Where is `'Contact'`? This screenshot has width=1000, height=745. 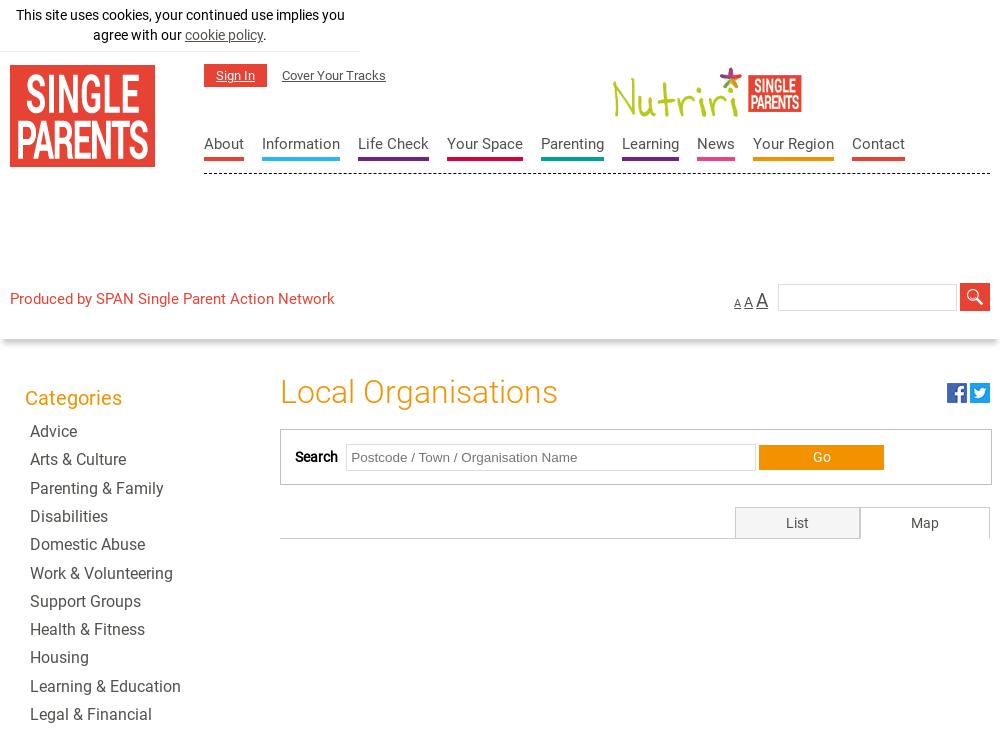
'Contact' is located at coordinates (851, 144).